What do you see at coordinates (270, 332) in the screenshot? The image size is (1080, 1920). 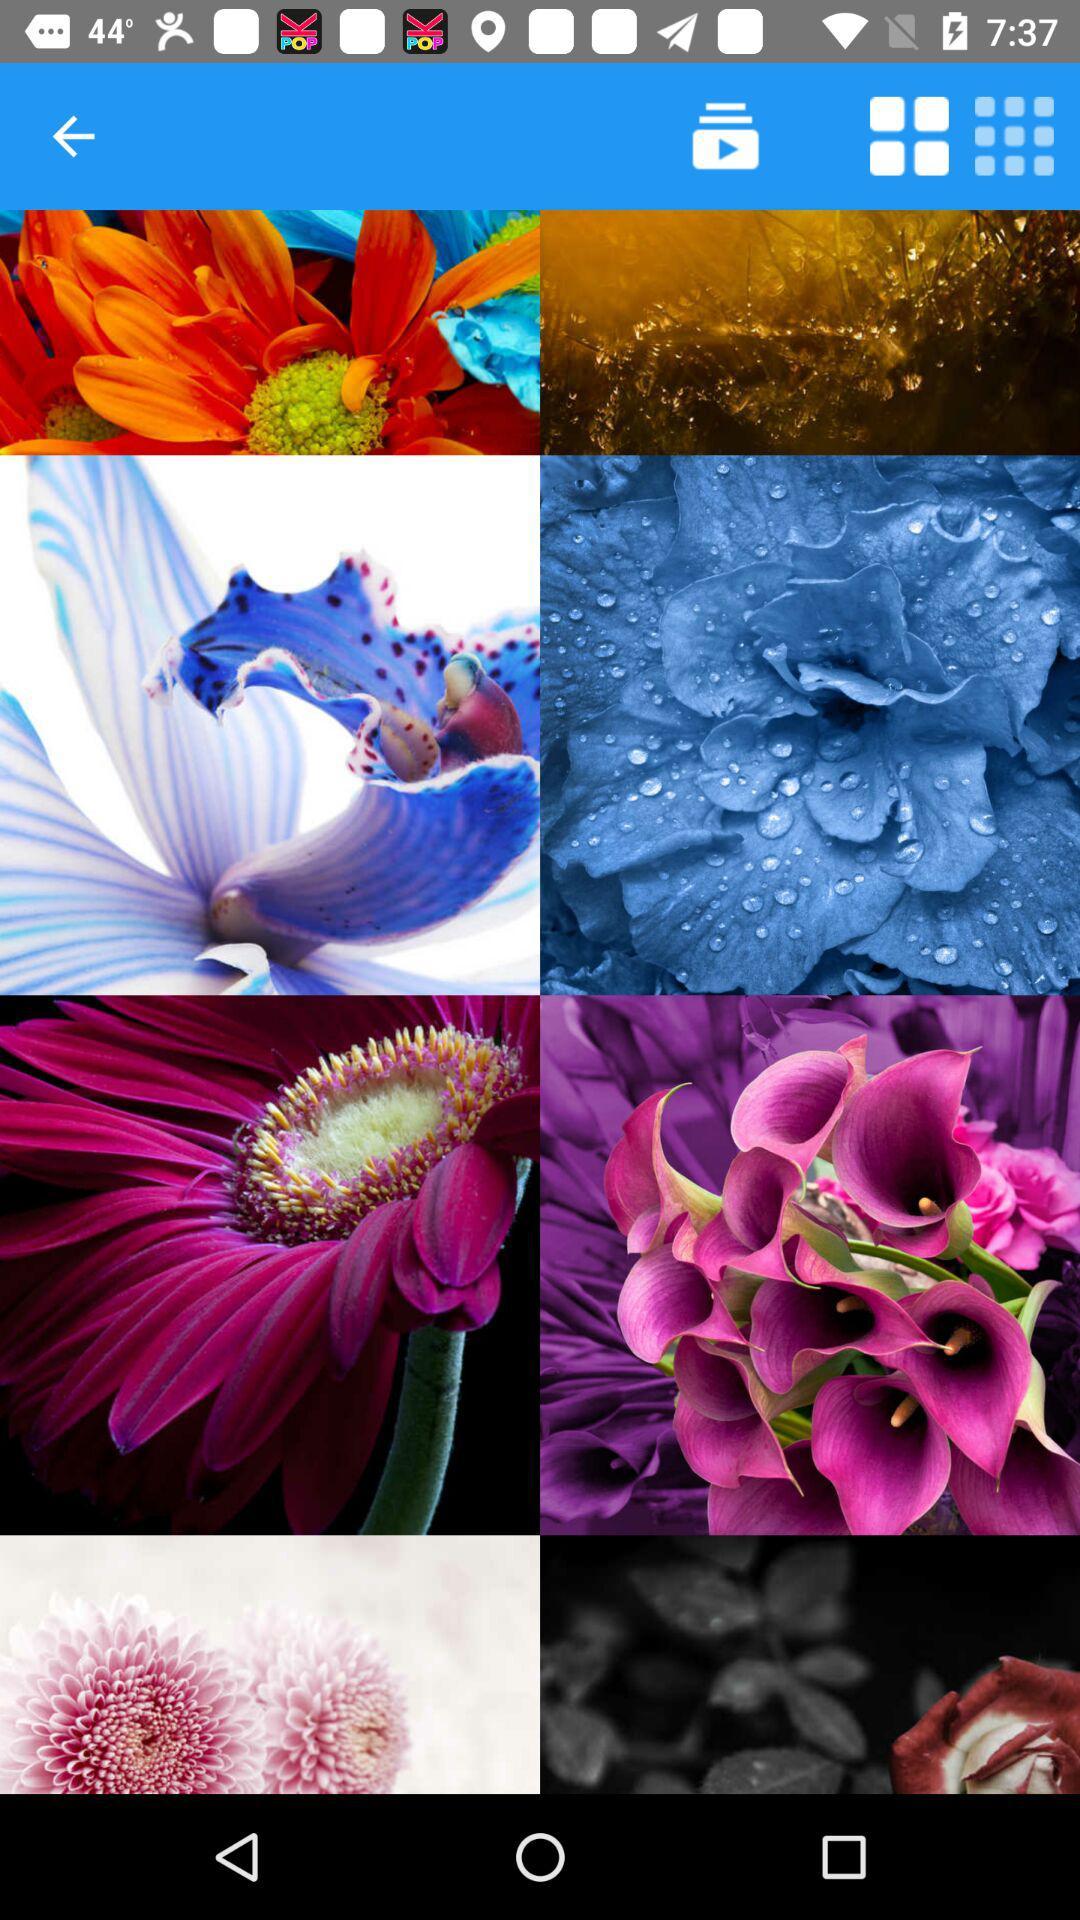 I see `open image` at bounding box center [270, 332].